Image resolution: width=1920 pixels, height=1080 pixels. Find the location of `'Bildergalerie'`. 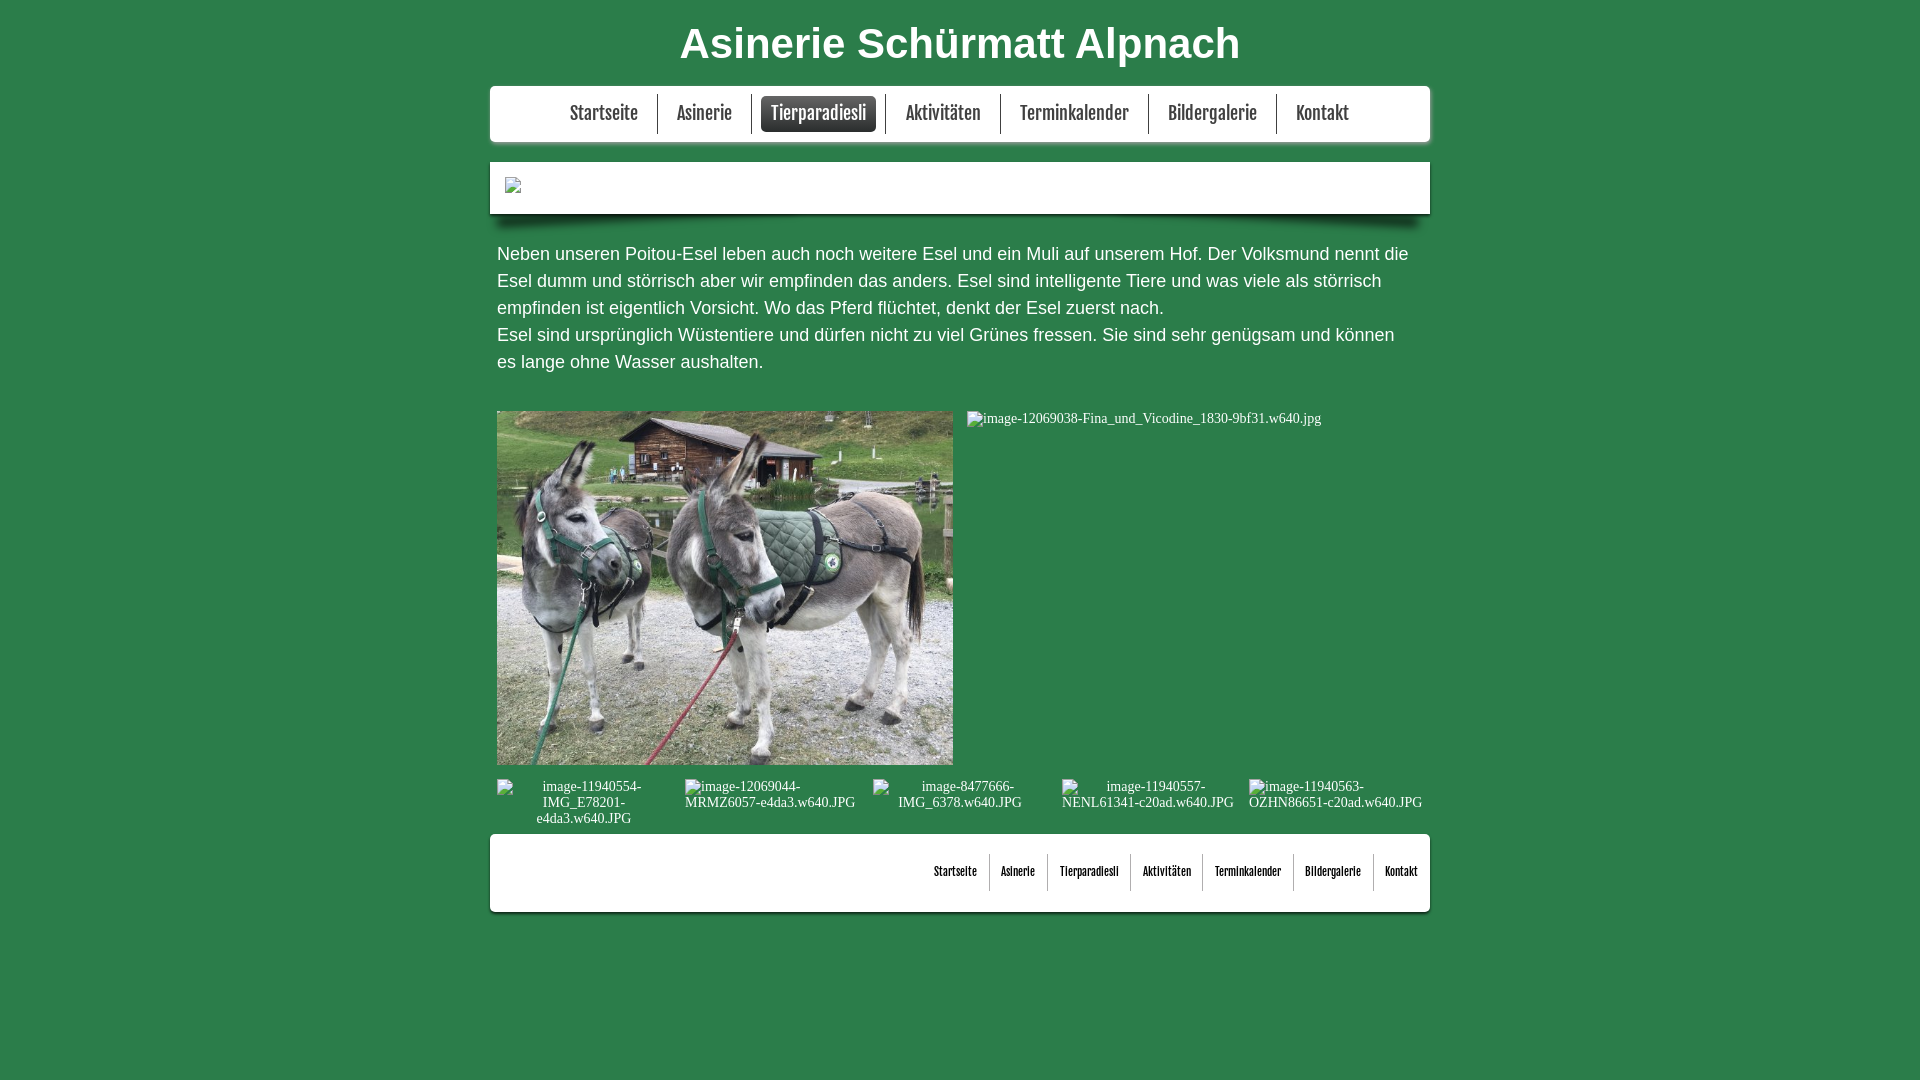

'Bildergalerie' is located at coordinates (1299, 871).